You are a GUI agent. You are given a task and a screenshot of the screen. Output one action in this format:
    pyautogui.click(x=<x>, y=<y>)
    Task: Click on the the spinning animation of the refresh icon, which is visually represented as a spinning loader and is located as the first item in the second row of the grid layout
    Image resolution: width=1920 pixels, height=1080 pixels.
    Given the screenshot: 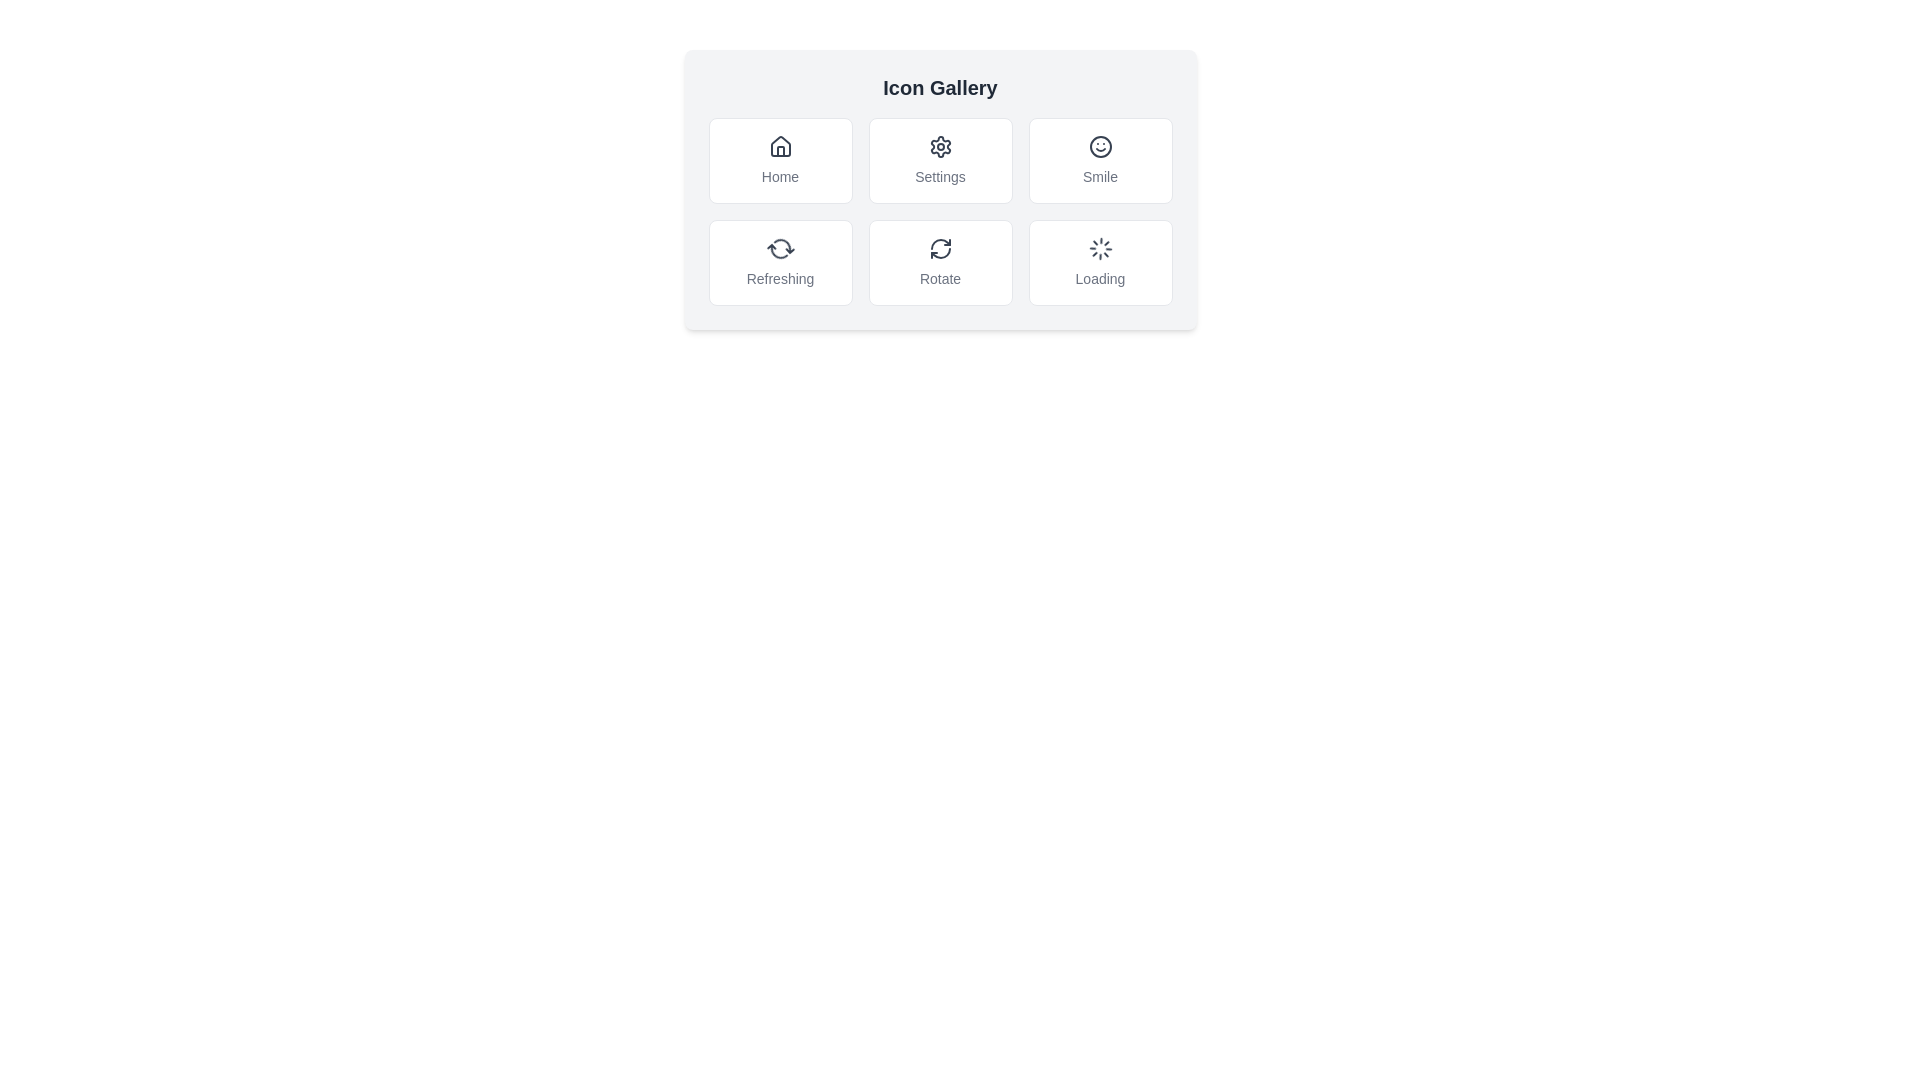 What is the action you would take?
    pyautogui.click(x=779, y=248)
    